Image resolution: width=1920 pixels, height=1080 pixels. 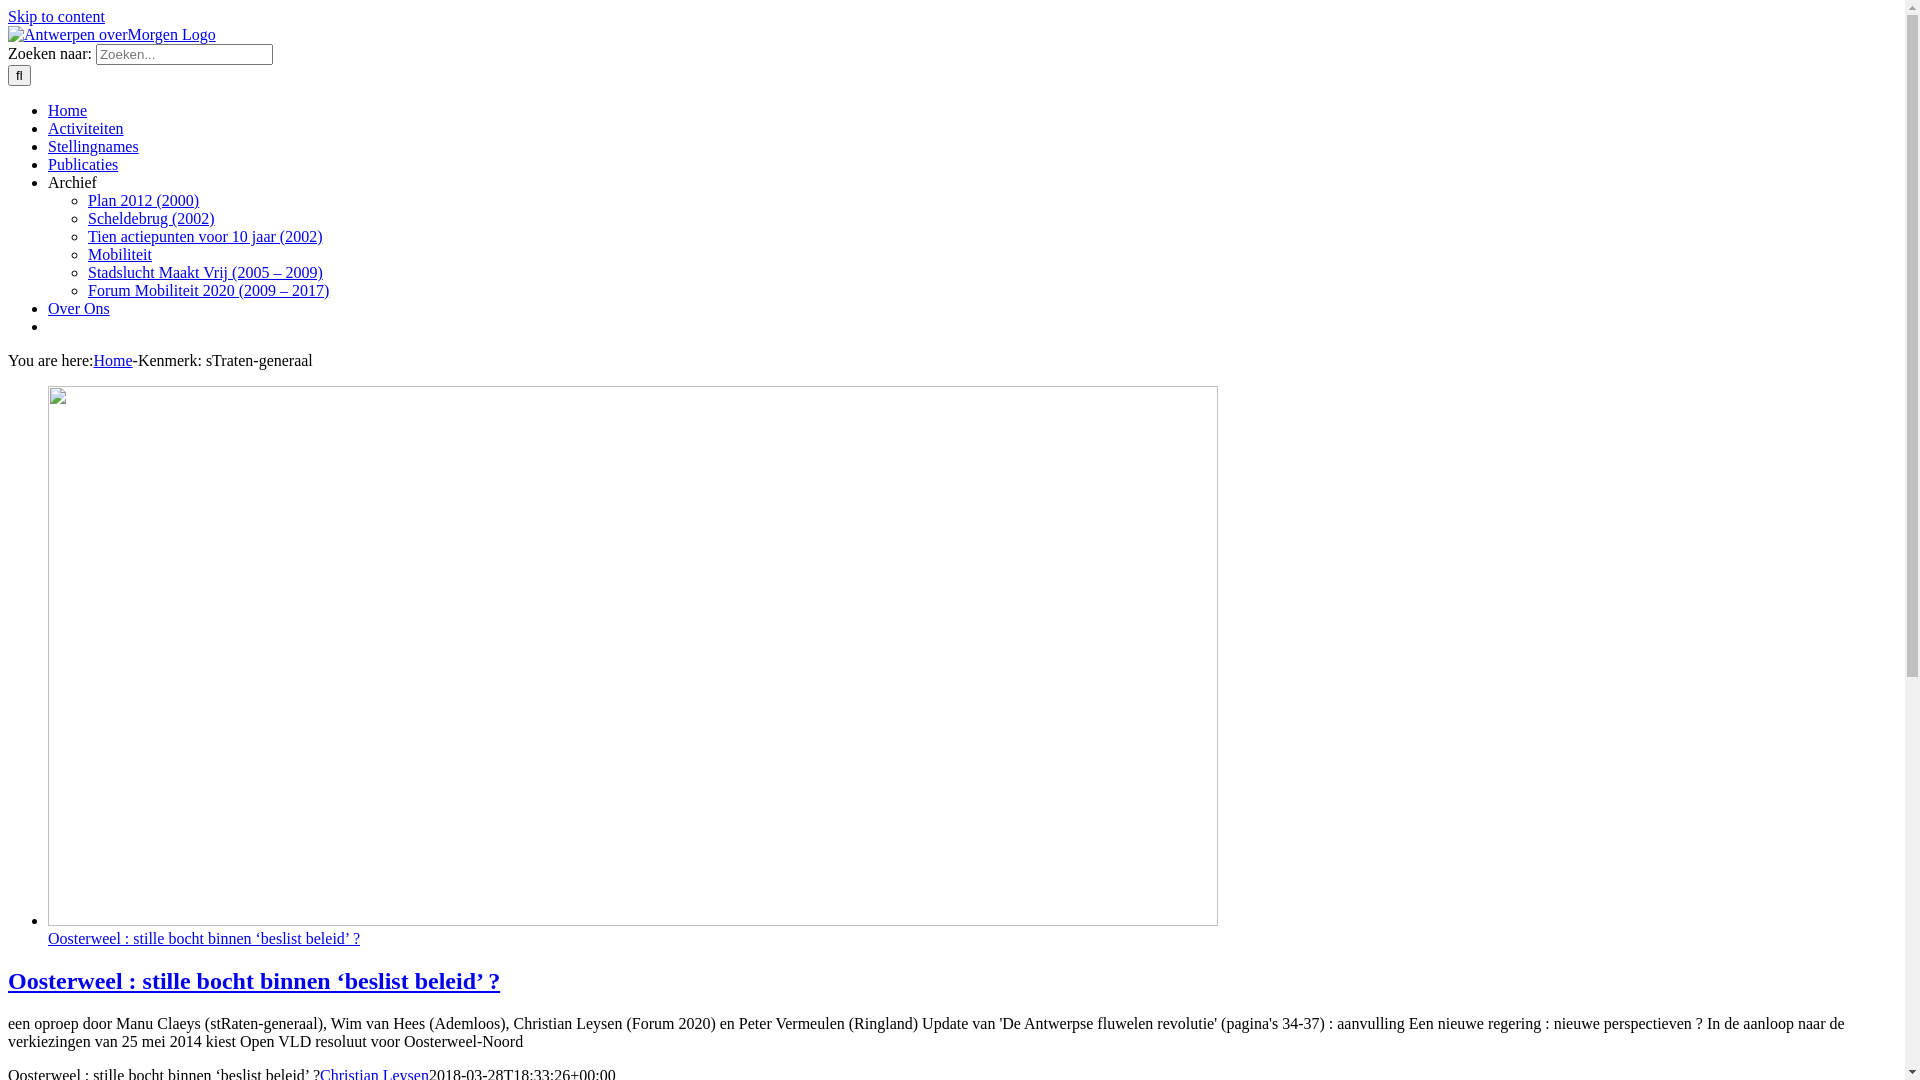 I want to click on 'Activiteiten', so click(x=98, y=128).